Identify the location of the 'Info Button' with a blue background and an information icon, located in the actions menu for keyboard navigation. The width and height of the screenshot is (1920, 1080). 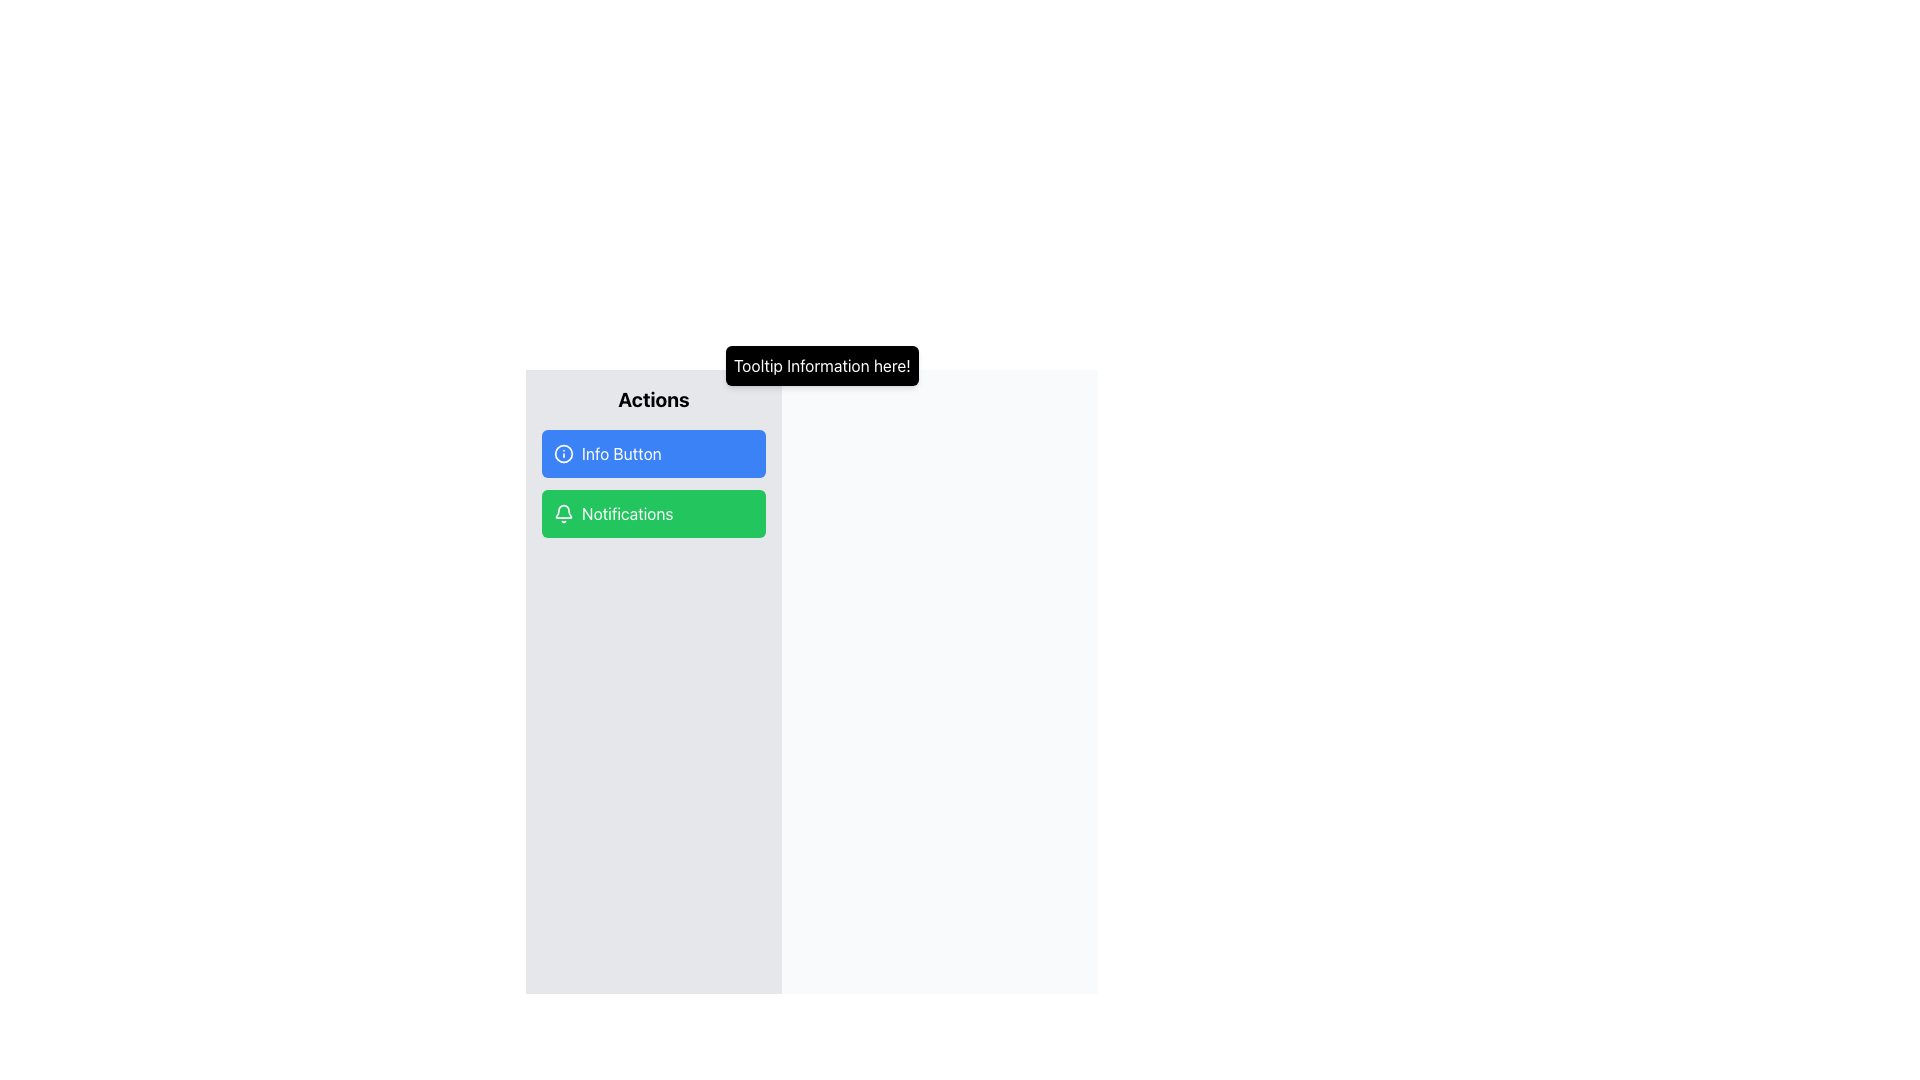
(653, 454).